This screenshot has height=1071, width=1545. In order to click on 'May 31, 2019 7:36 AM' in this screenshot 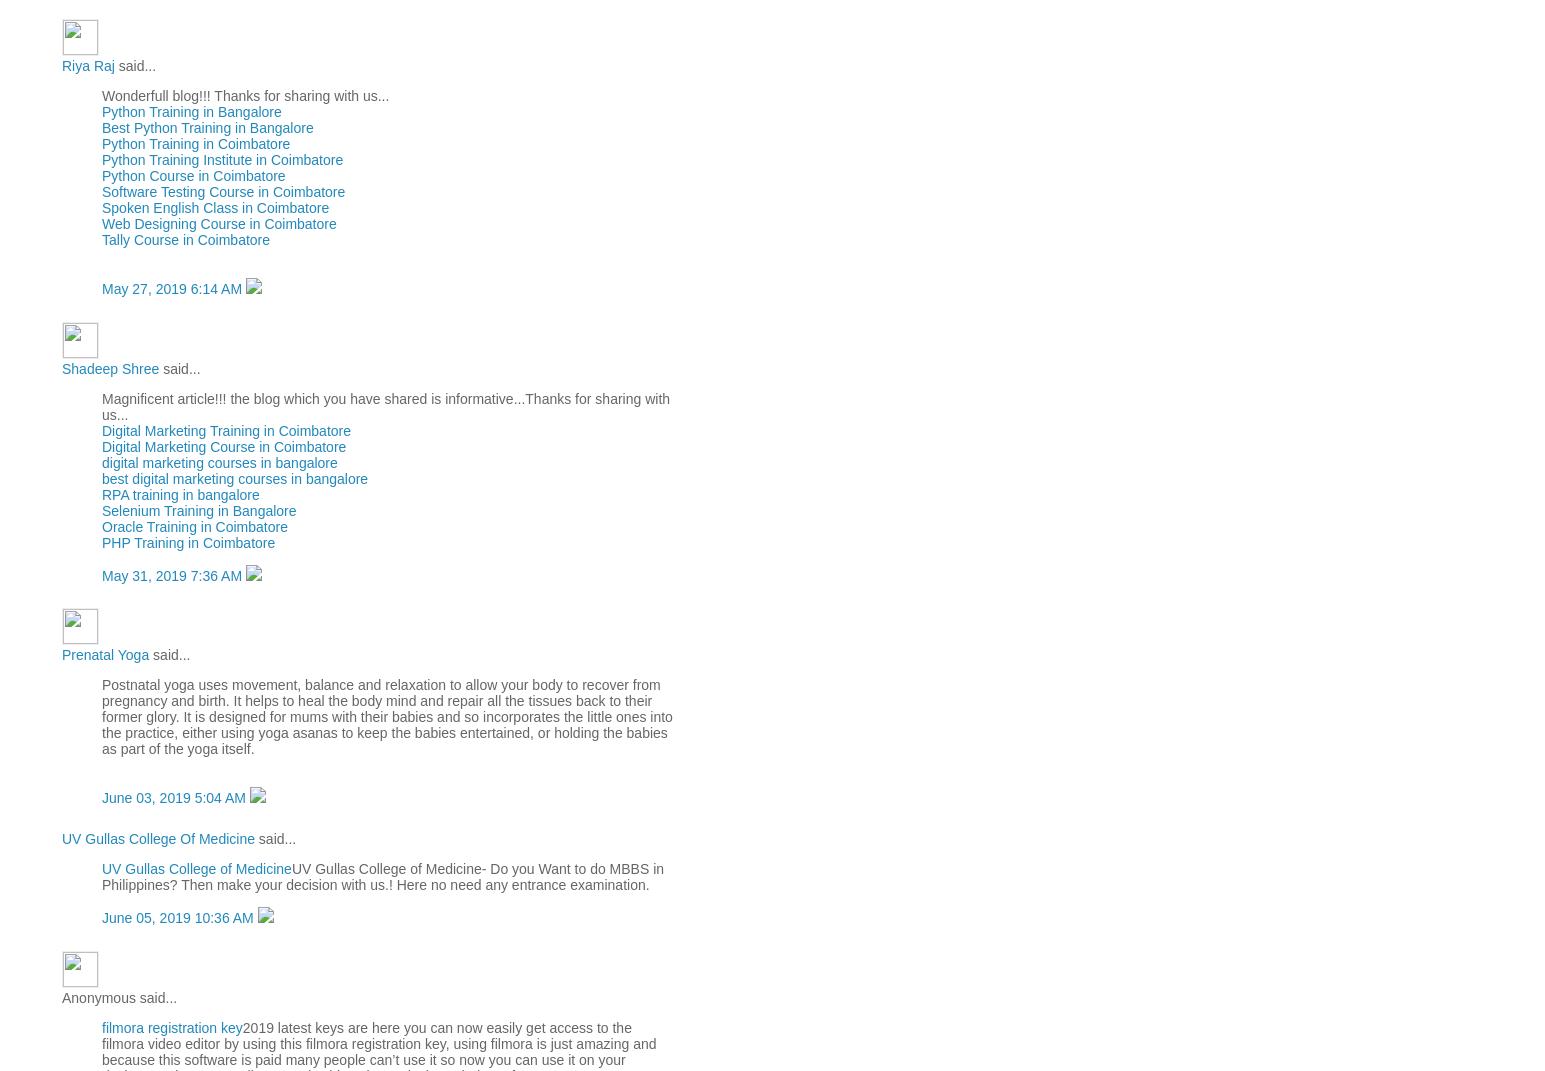, I will do `click(173, 575)`.